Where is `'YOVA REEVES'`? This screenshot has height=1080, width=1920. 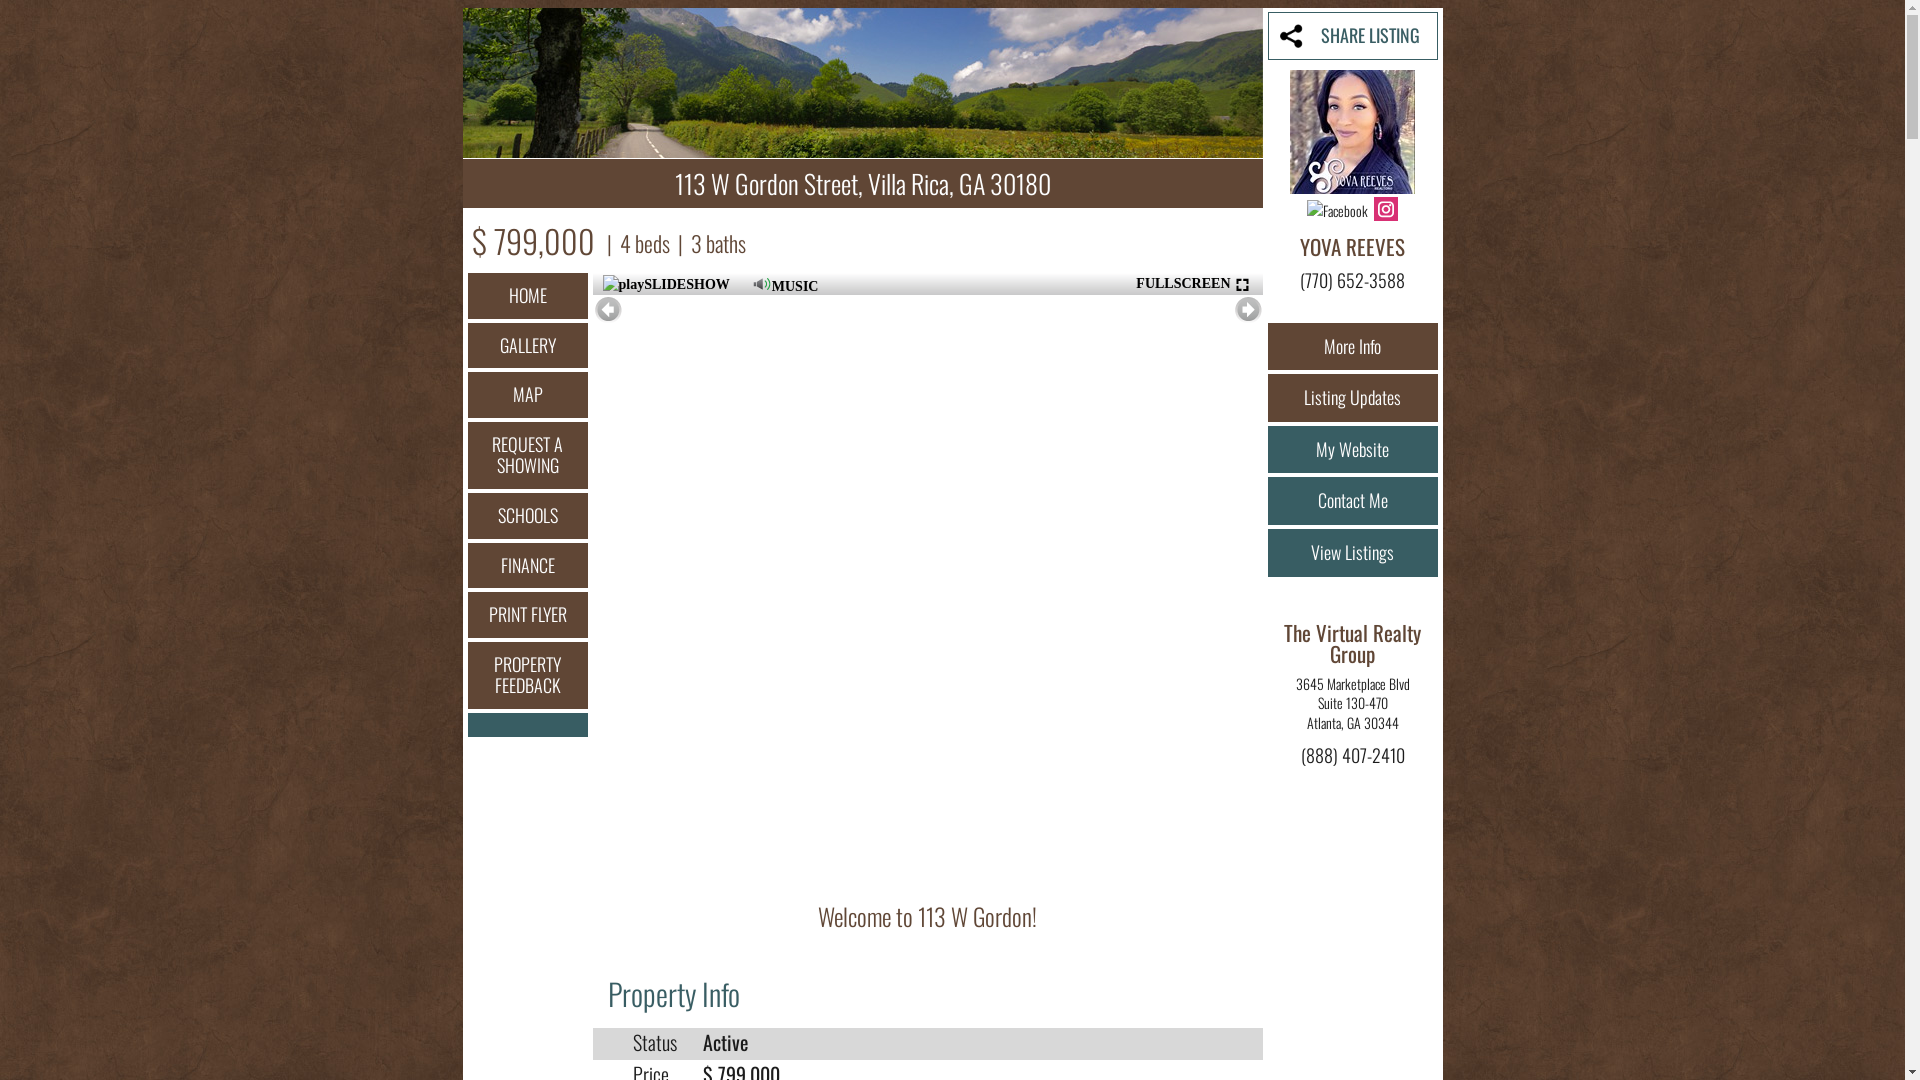 'YOVA REEVES' is located at coordinates (1300, 245).